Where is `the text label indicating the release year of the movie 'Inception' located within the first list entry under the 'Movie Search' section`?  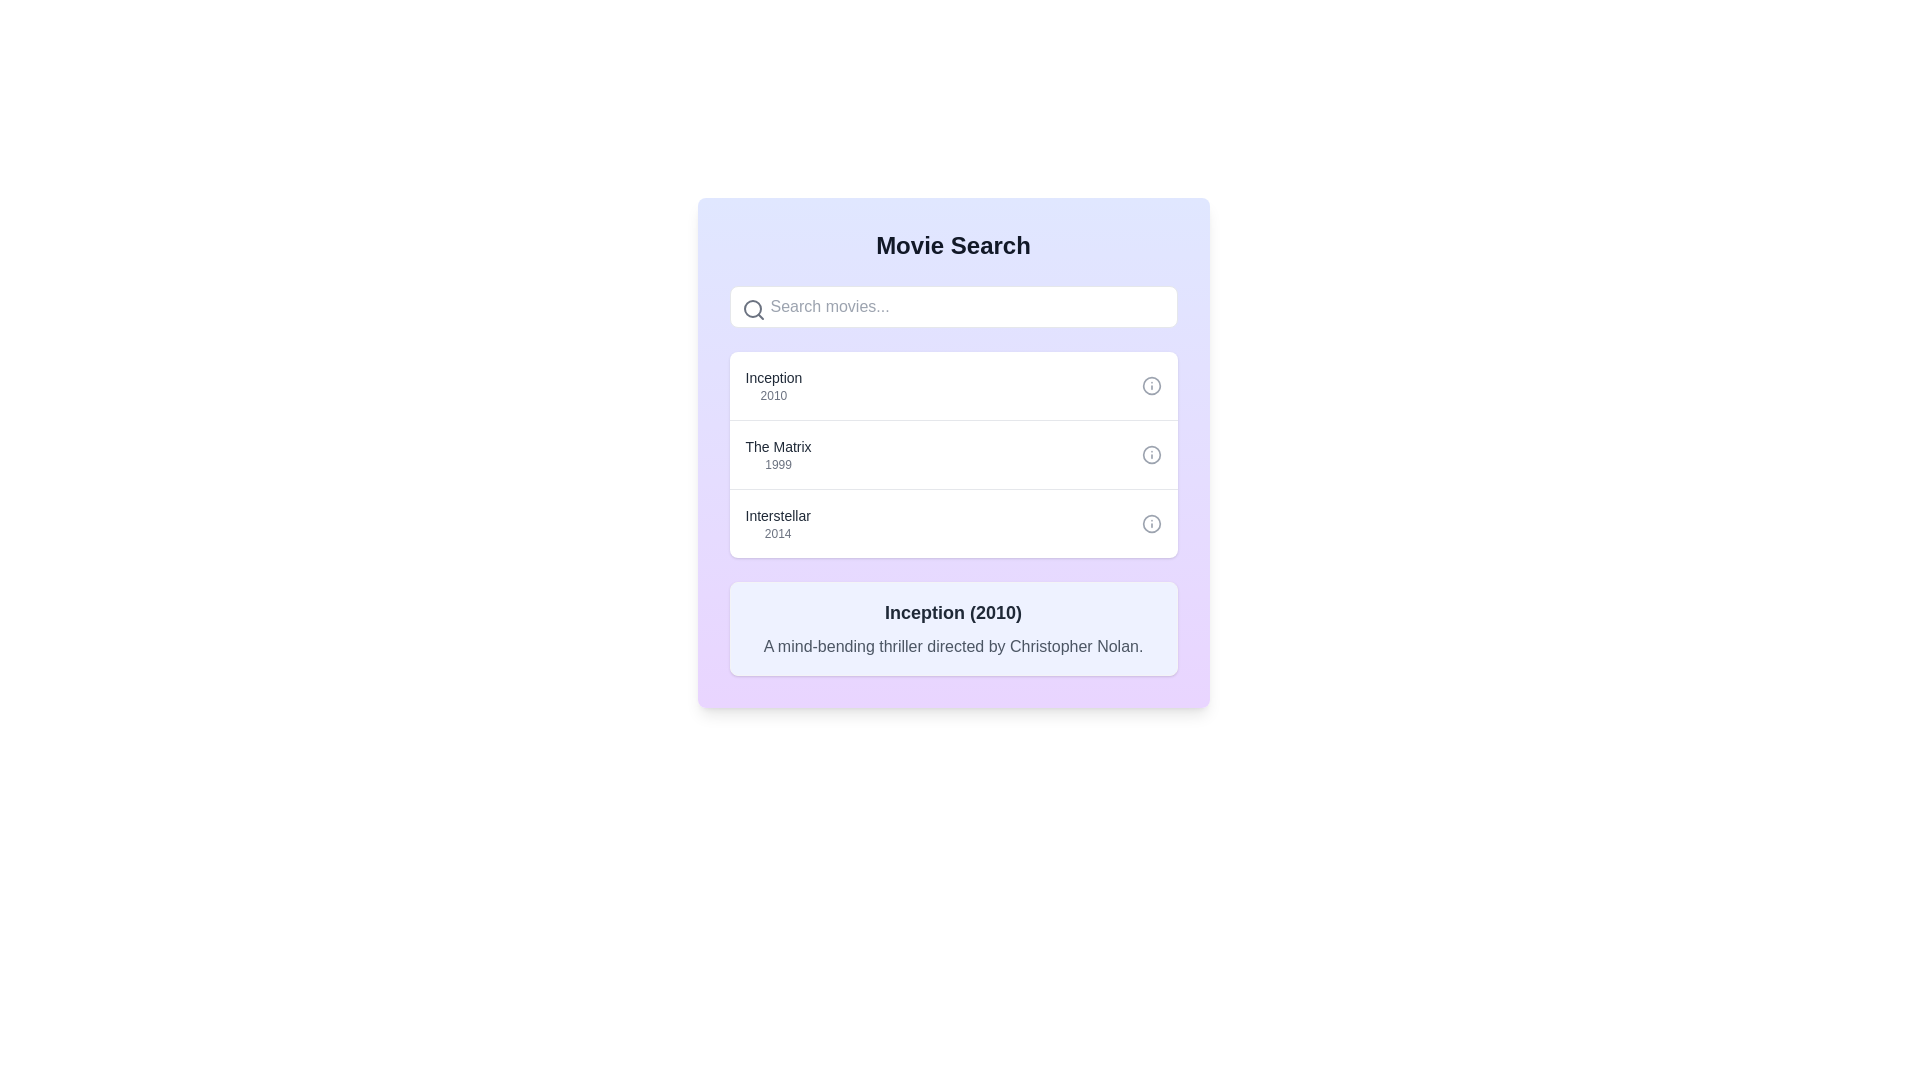
the text label indicating the release year of the movie 'Inception' located within the first list entry under the 'Movie Search' section is located at coordinates (772, 396).